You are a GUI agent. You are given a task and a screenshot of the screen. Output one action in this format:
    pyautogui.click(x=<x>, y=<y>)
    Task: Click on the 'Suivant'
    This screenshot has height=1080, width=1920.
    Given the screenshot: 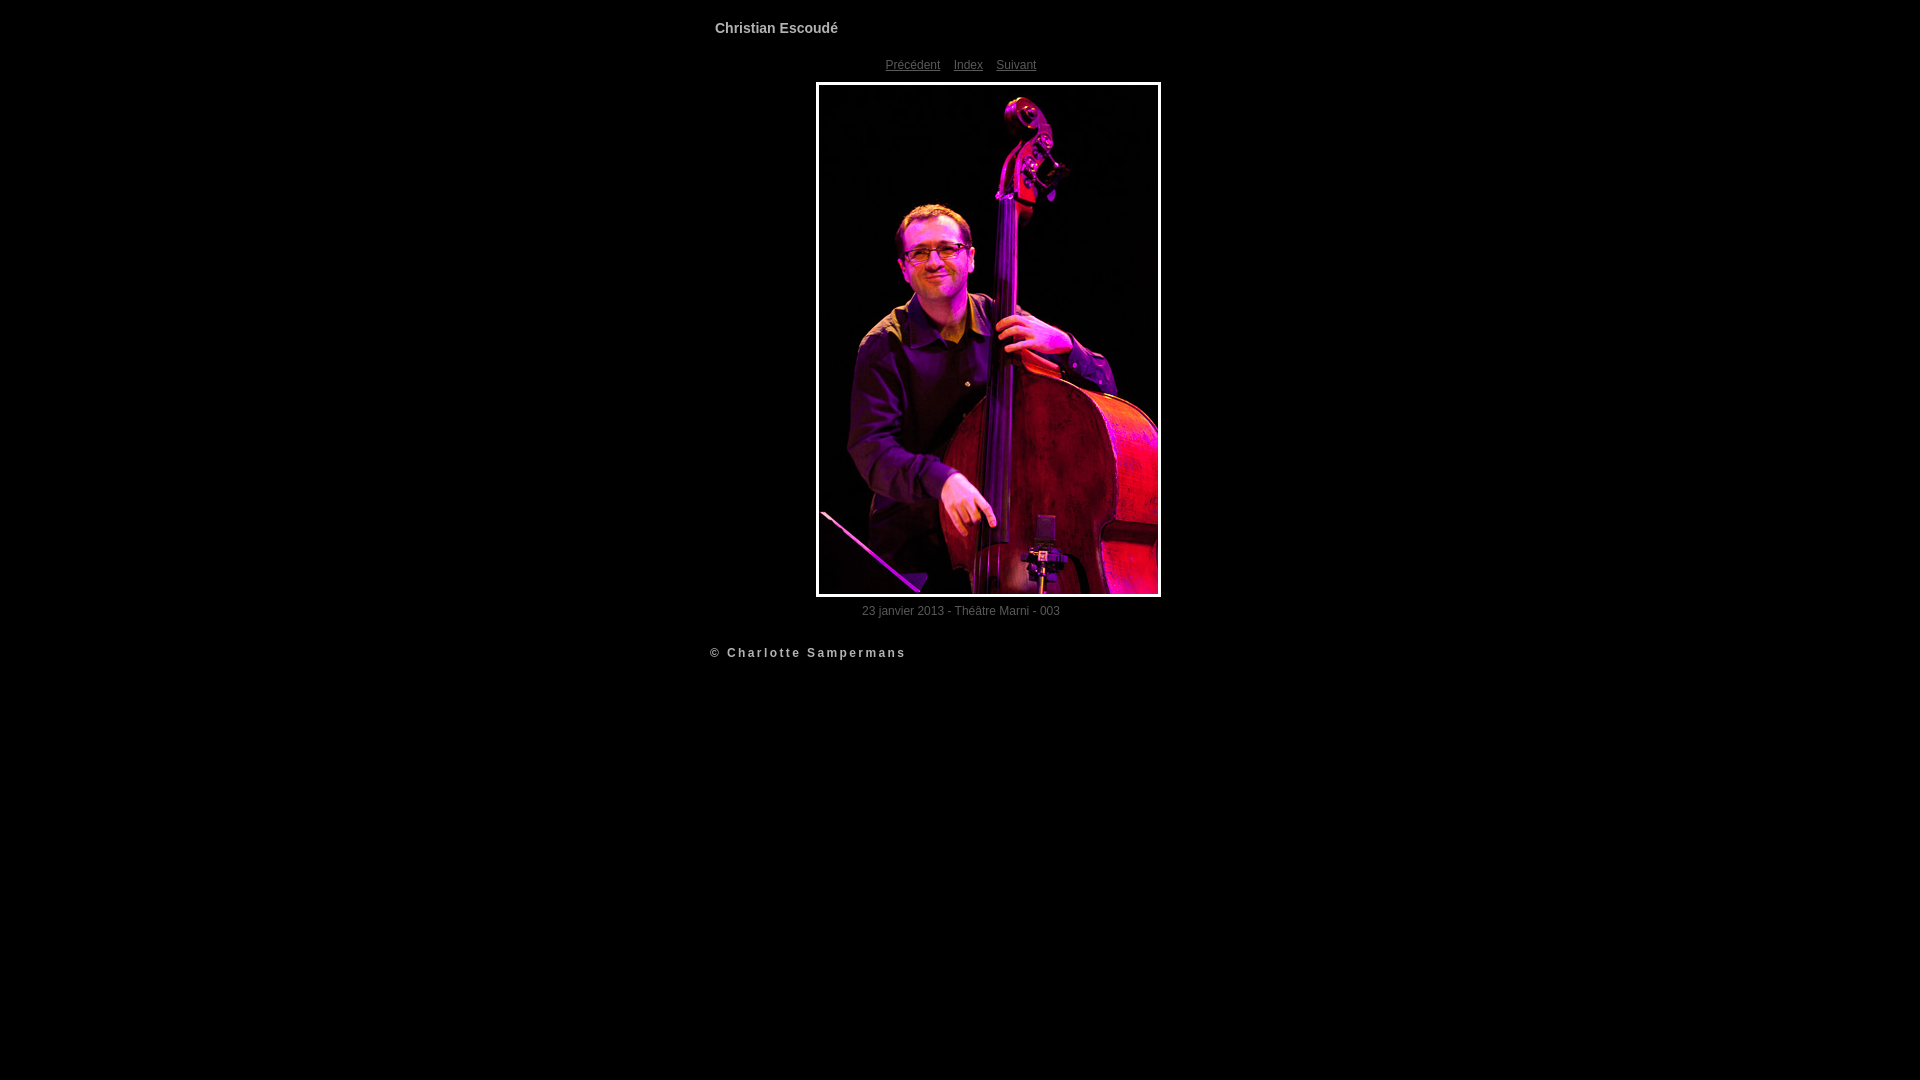 What is the action you would take?
    pyautogui.click(x=1016, y=64)
    